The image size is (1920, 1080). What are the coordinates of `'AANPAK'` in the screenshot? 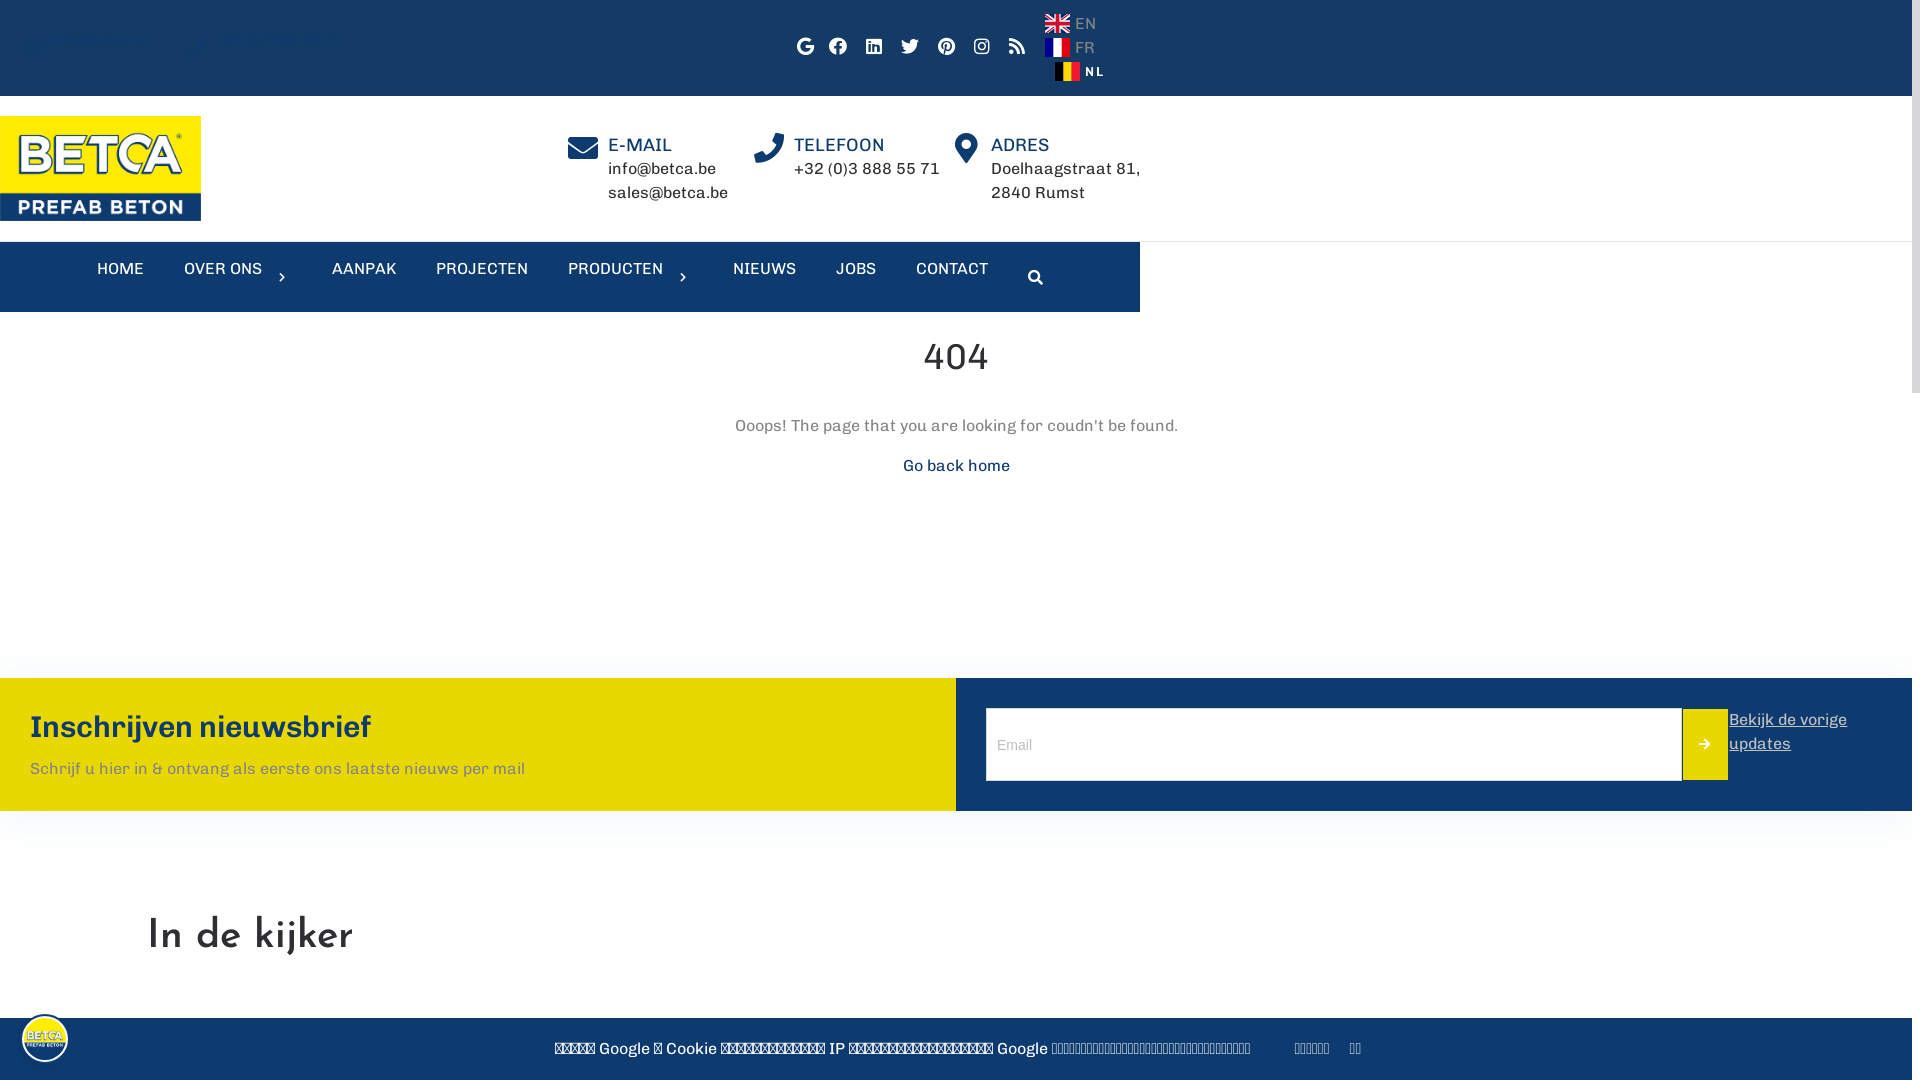 It's located at (311, 277).